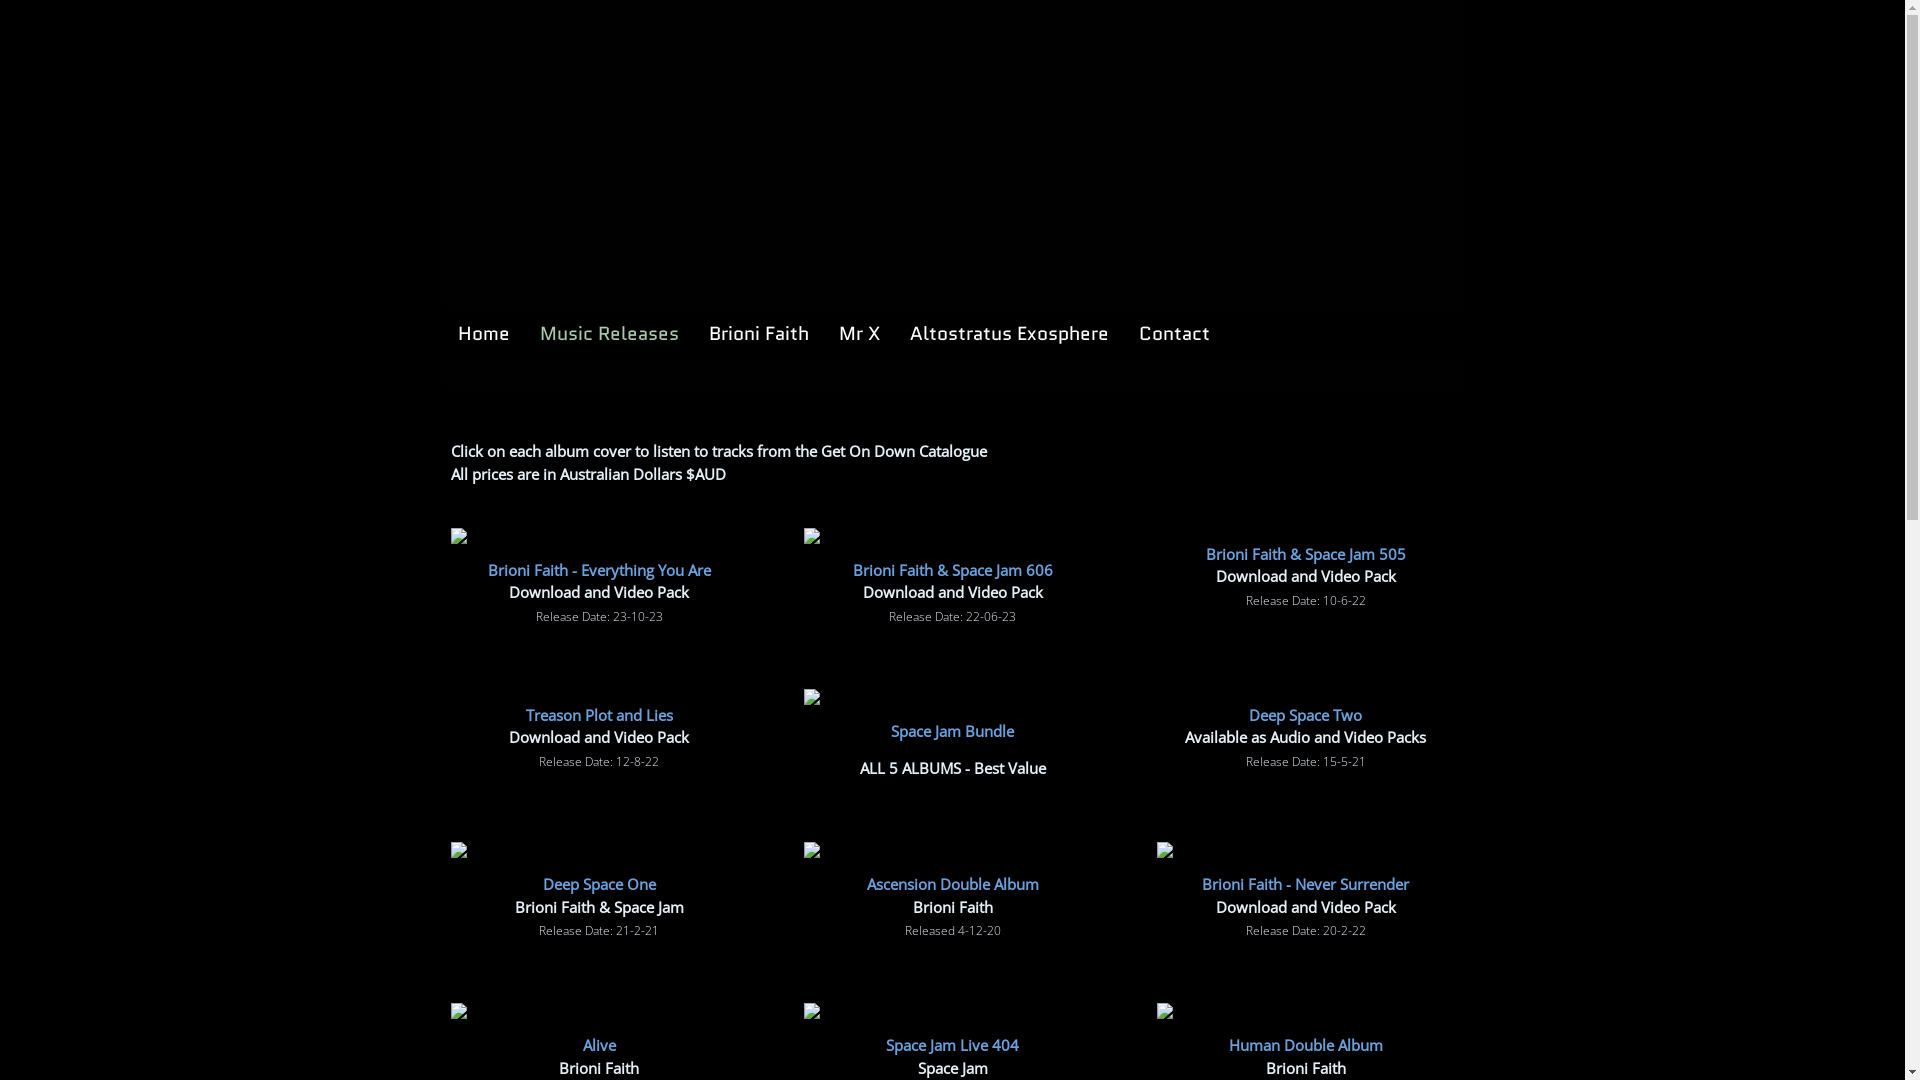 The width and height of the screenshot is (1920, 1080). I want to click on 'Altostratus Exosphere', so click(1009, 333).